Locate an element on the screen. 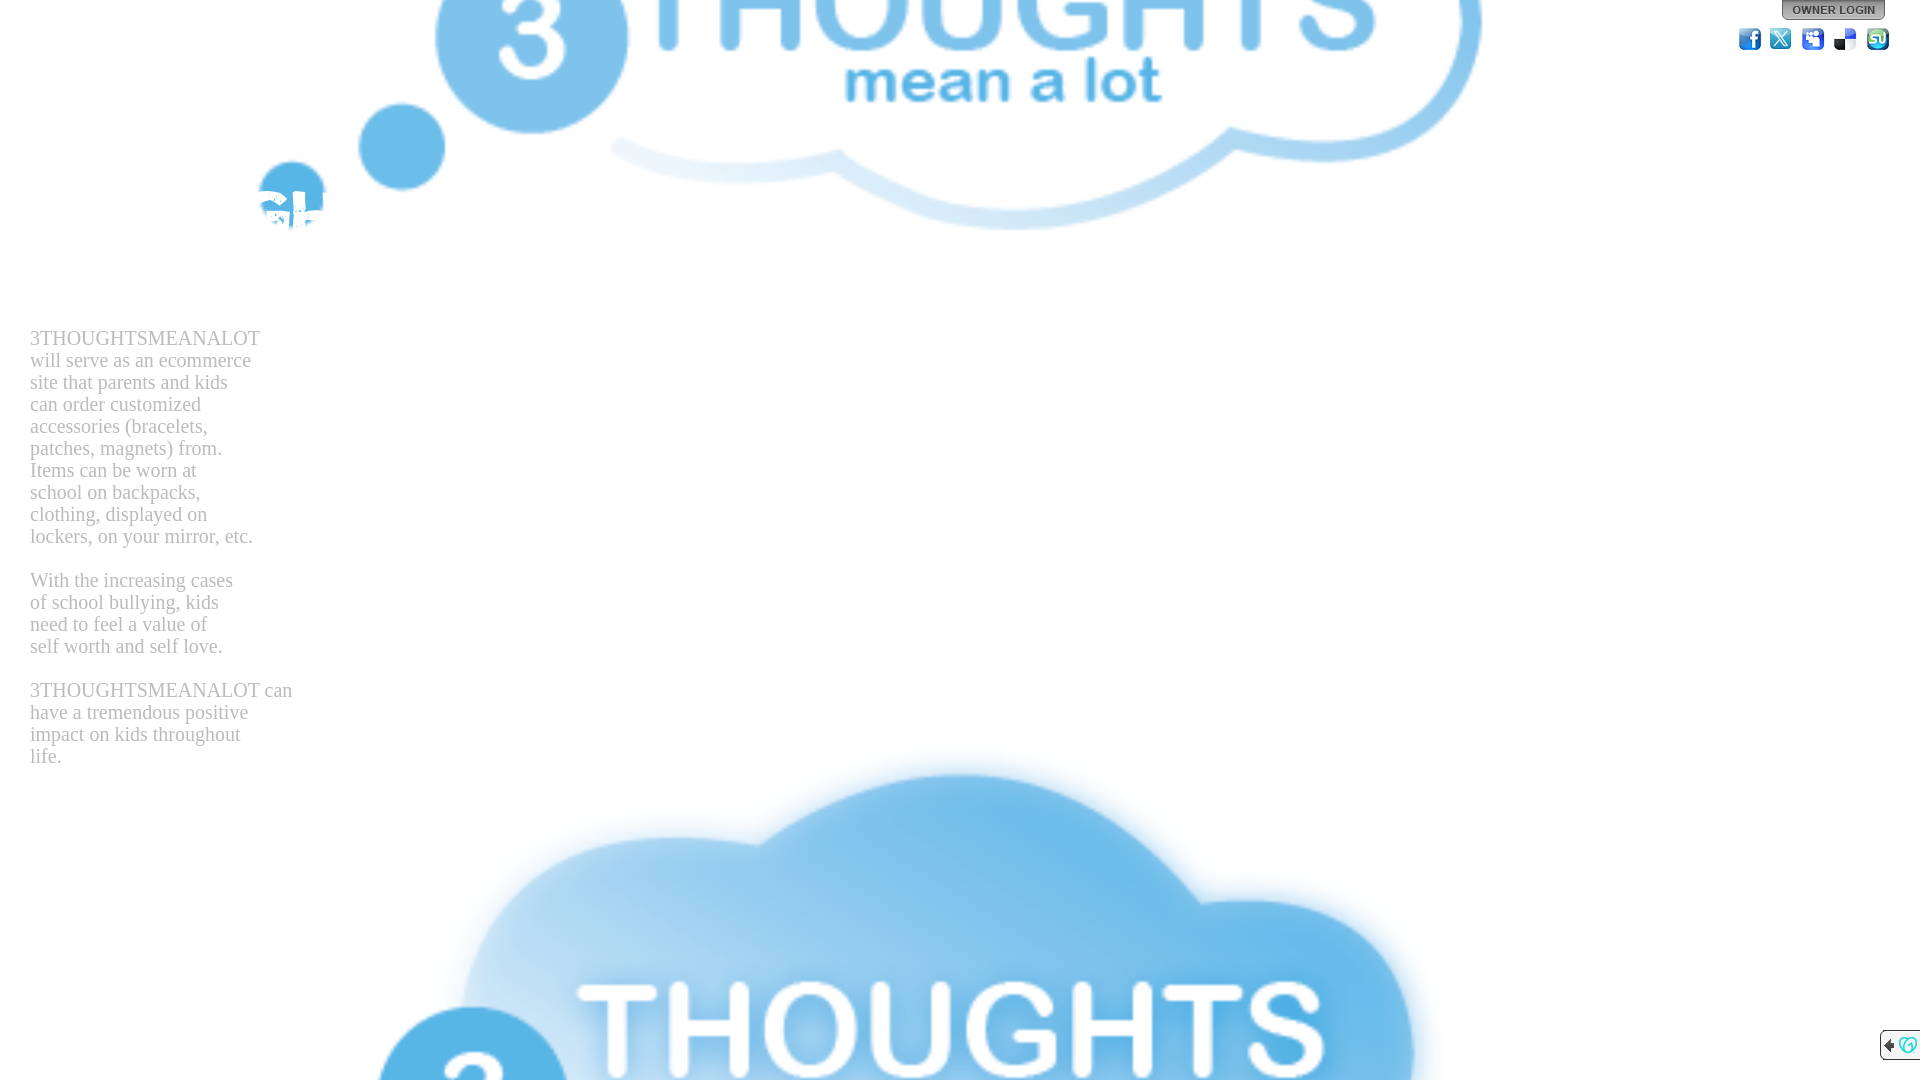 The height and width of the screenshot is (1080, 1920). 'MySpace' is located at coordinates (1814, 38).